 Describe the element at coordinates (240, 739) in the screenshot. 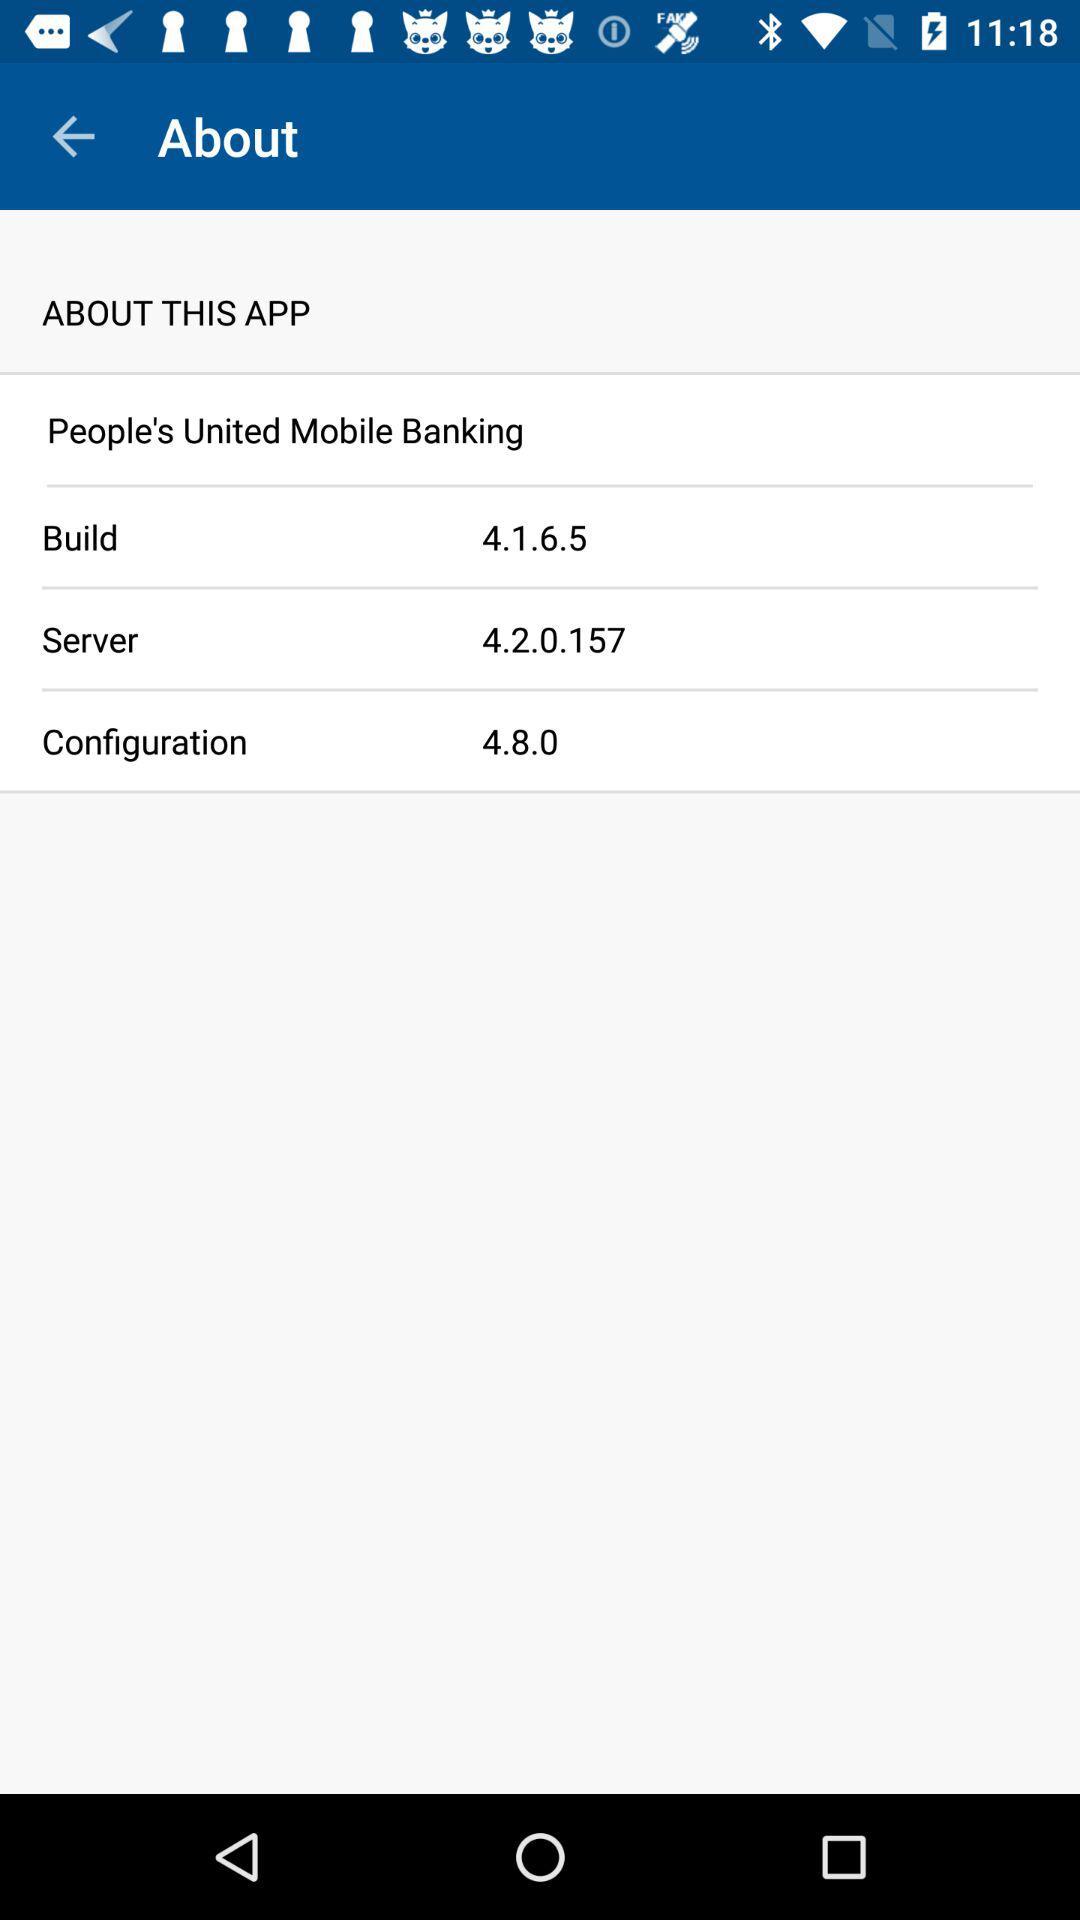

I see `icon next to 4.8.0` at that location.